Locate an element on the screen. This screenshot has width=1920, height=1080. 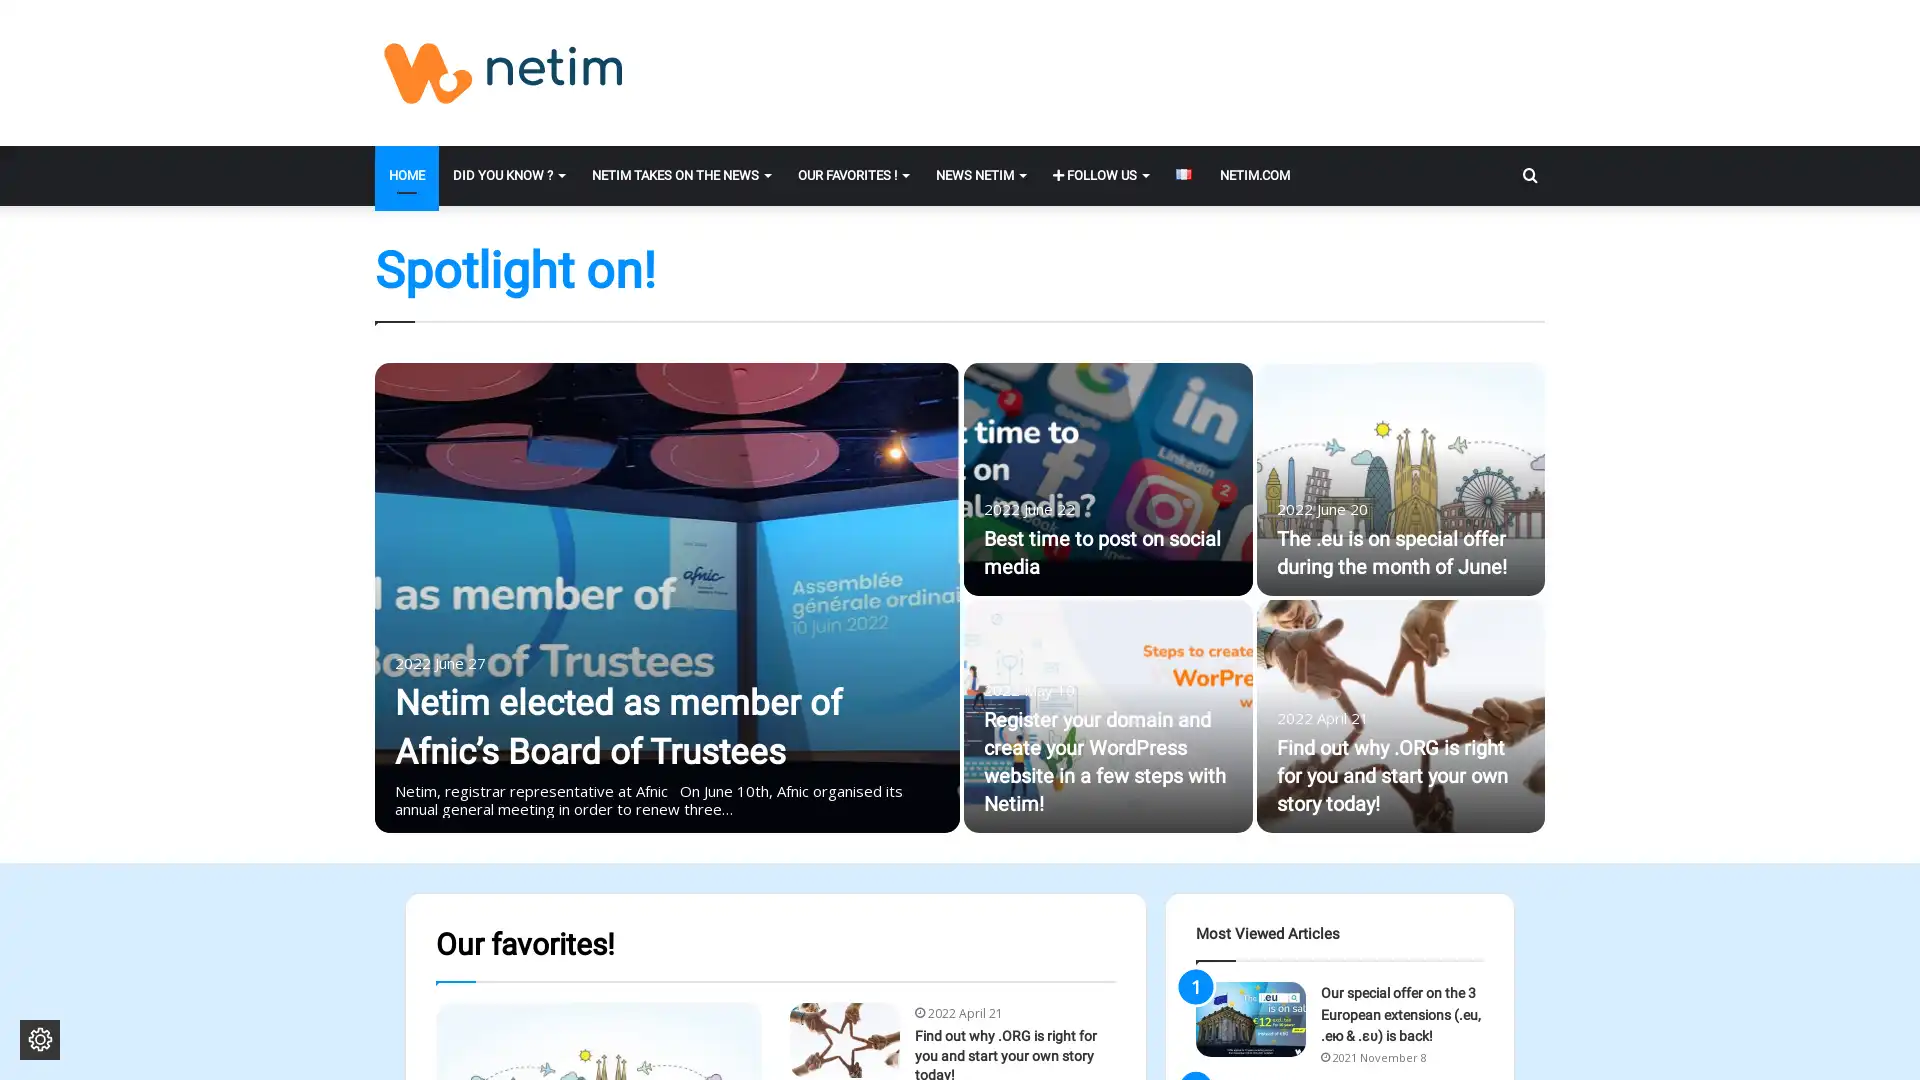
Change cookie settings is located at coordinates (39, 1039).